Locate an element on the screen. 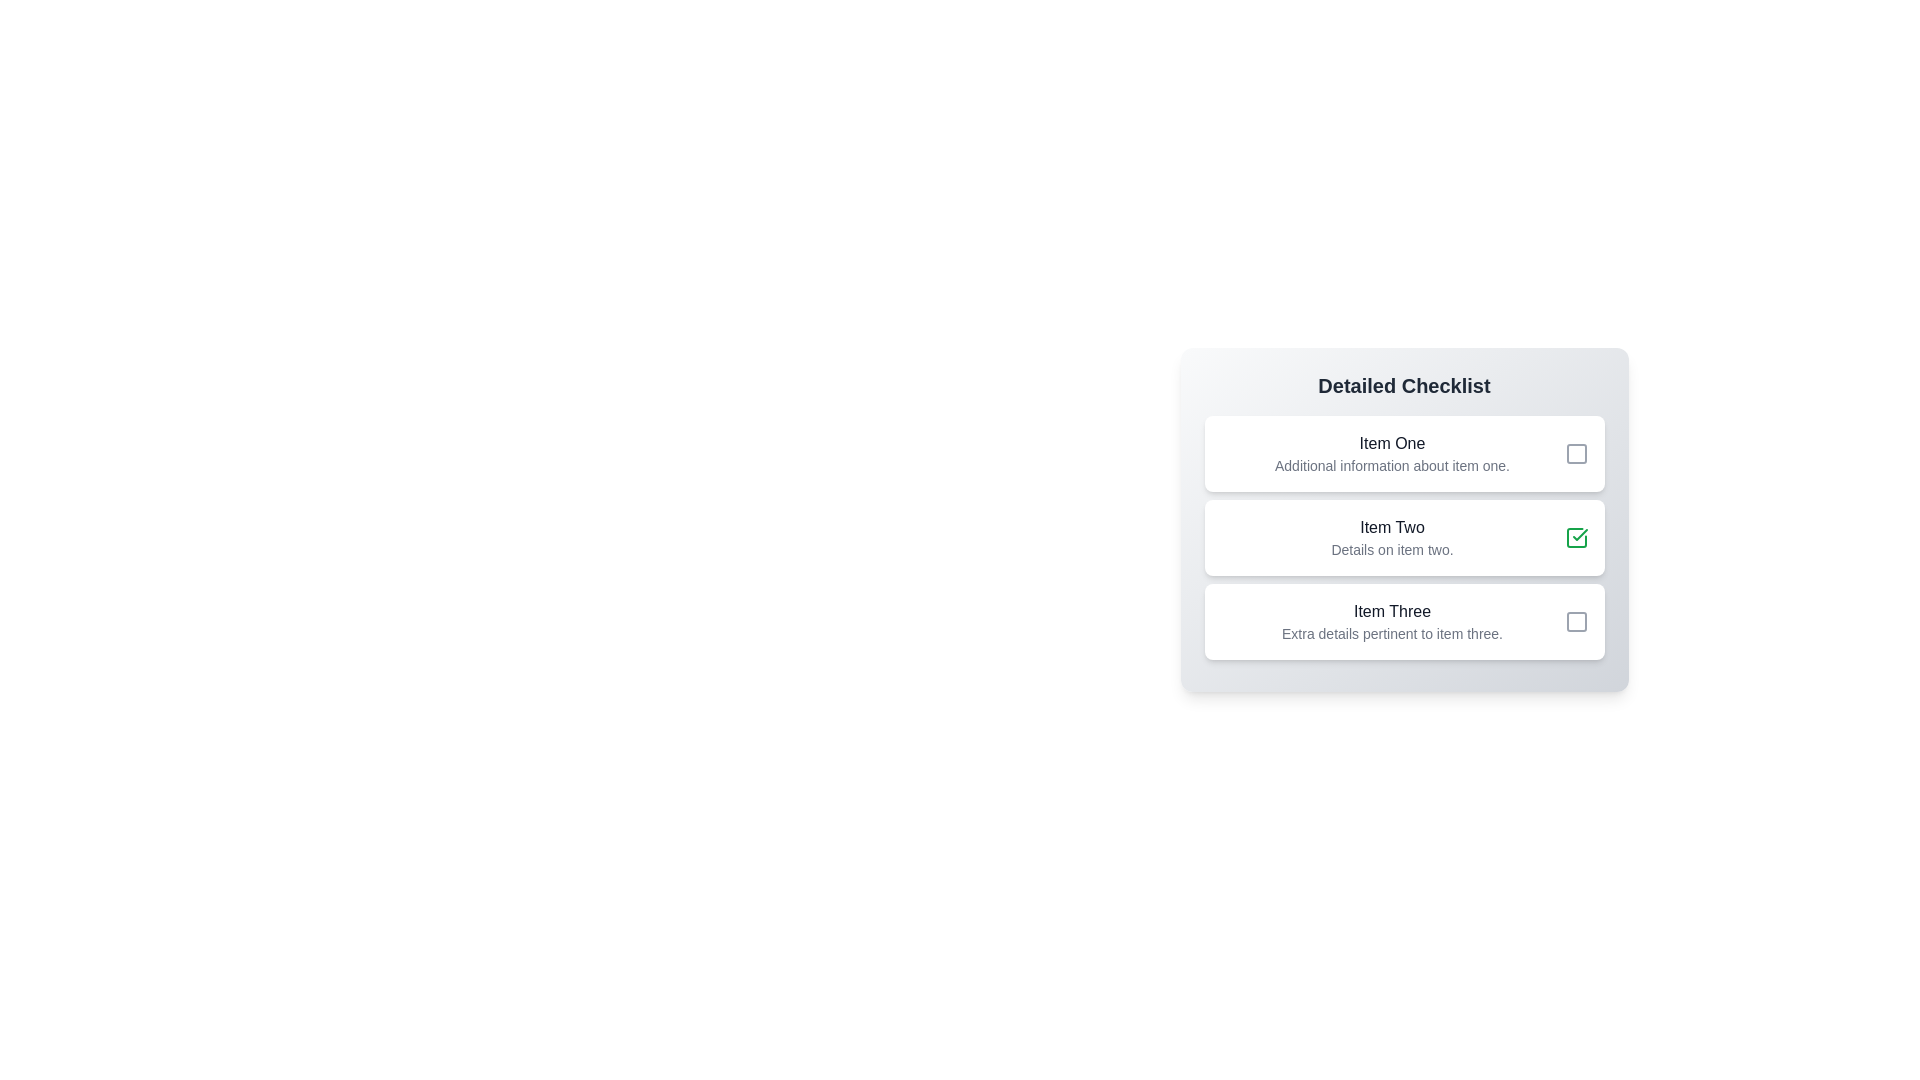  the main textual content of the card labeled 'Item Two' is located at coordinates (1391, 536).